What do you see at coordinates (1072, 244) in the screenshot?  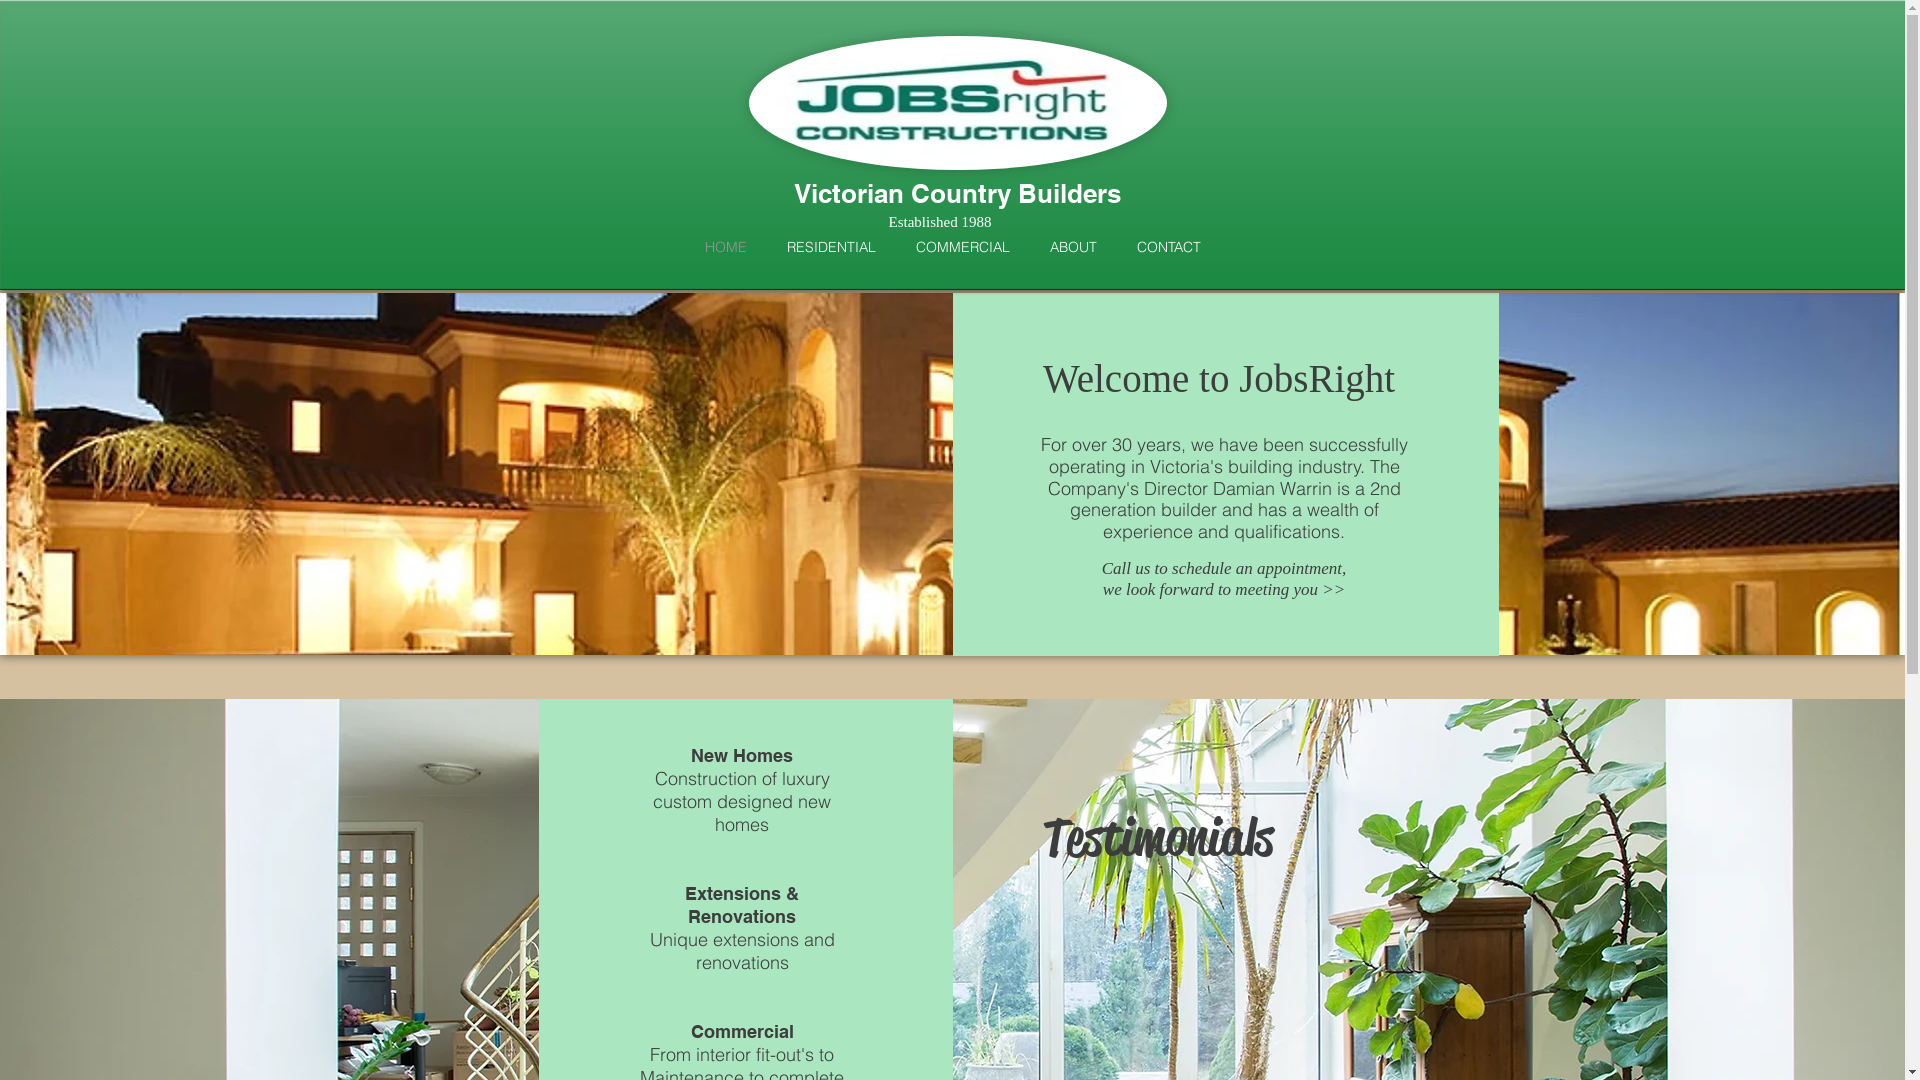 I see `'ABOUT'` at bounding box center [1072, 244].